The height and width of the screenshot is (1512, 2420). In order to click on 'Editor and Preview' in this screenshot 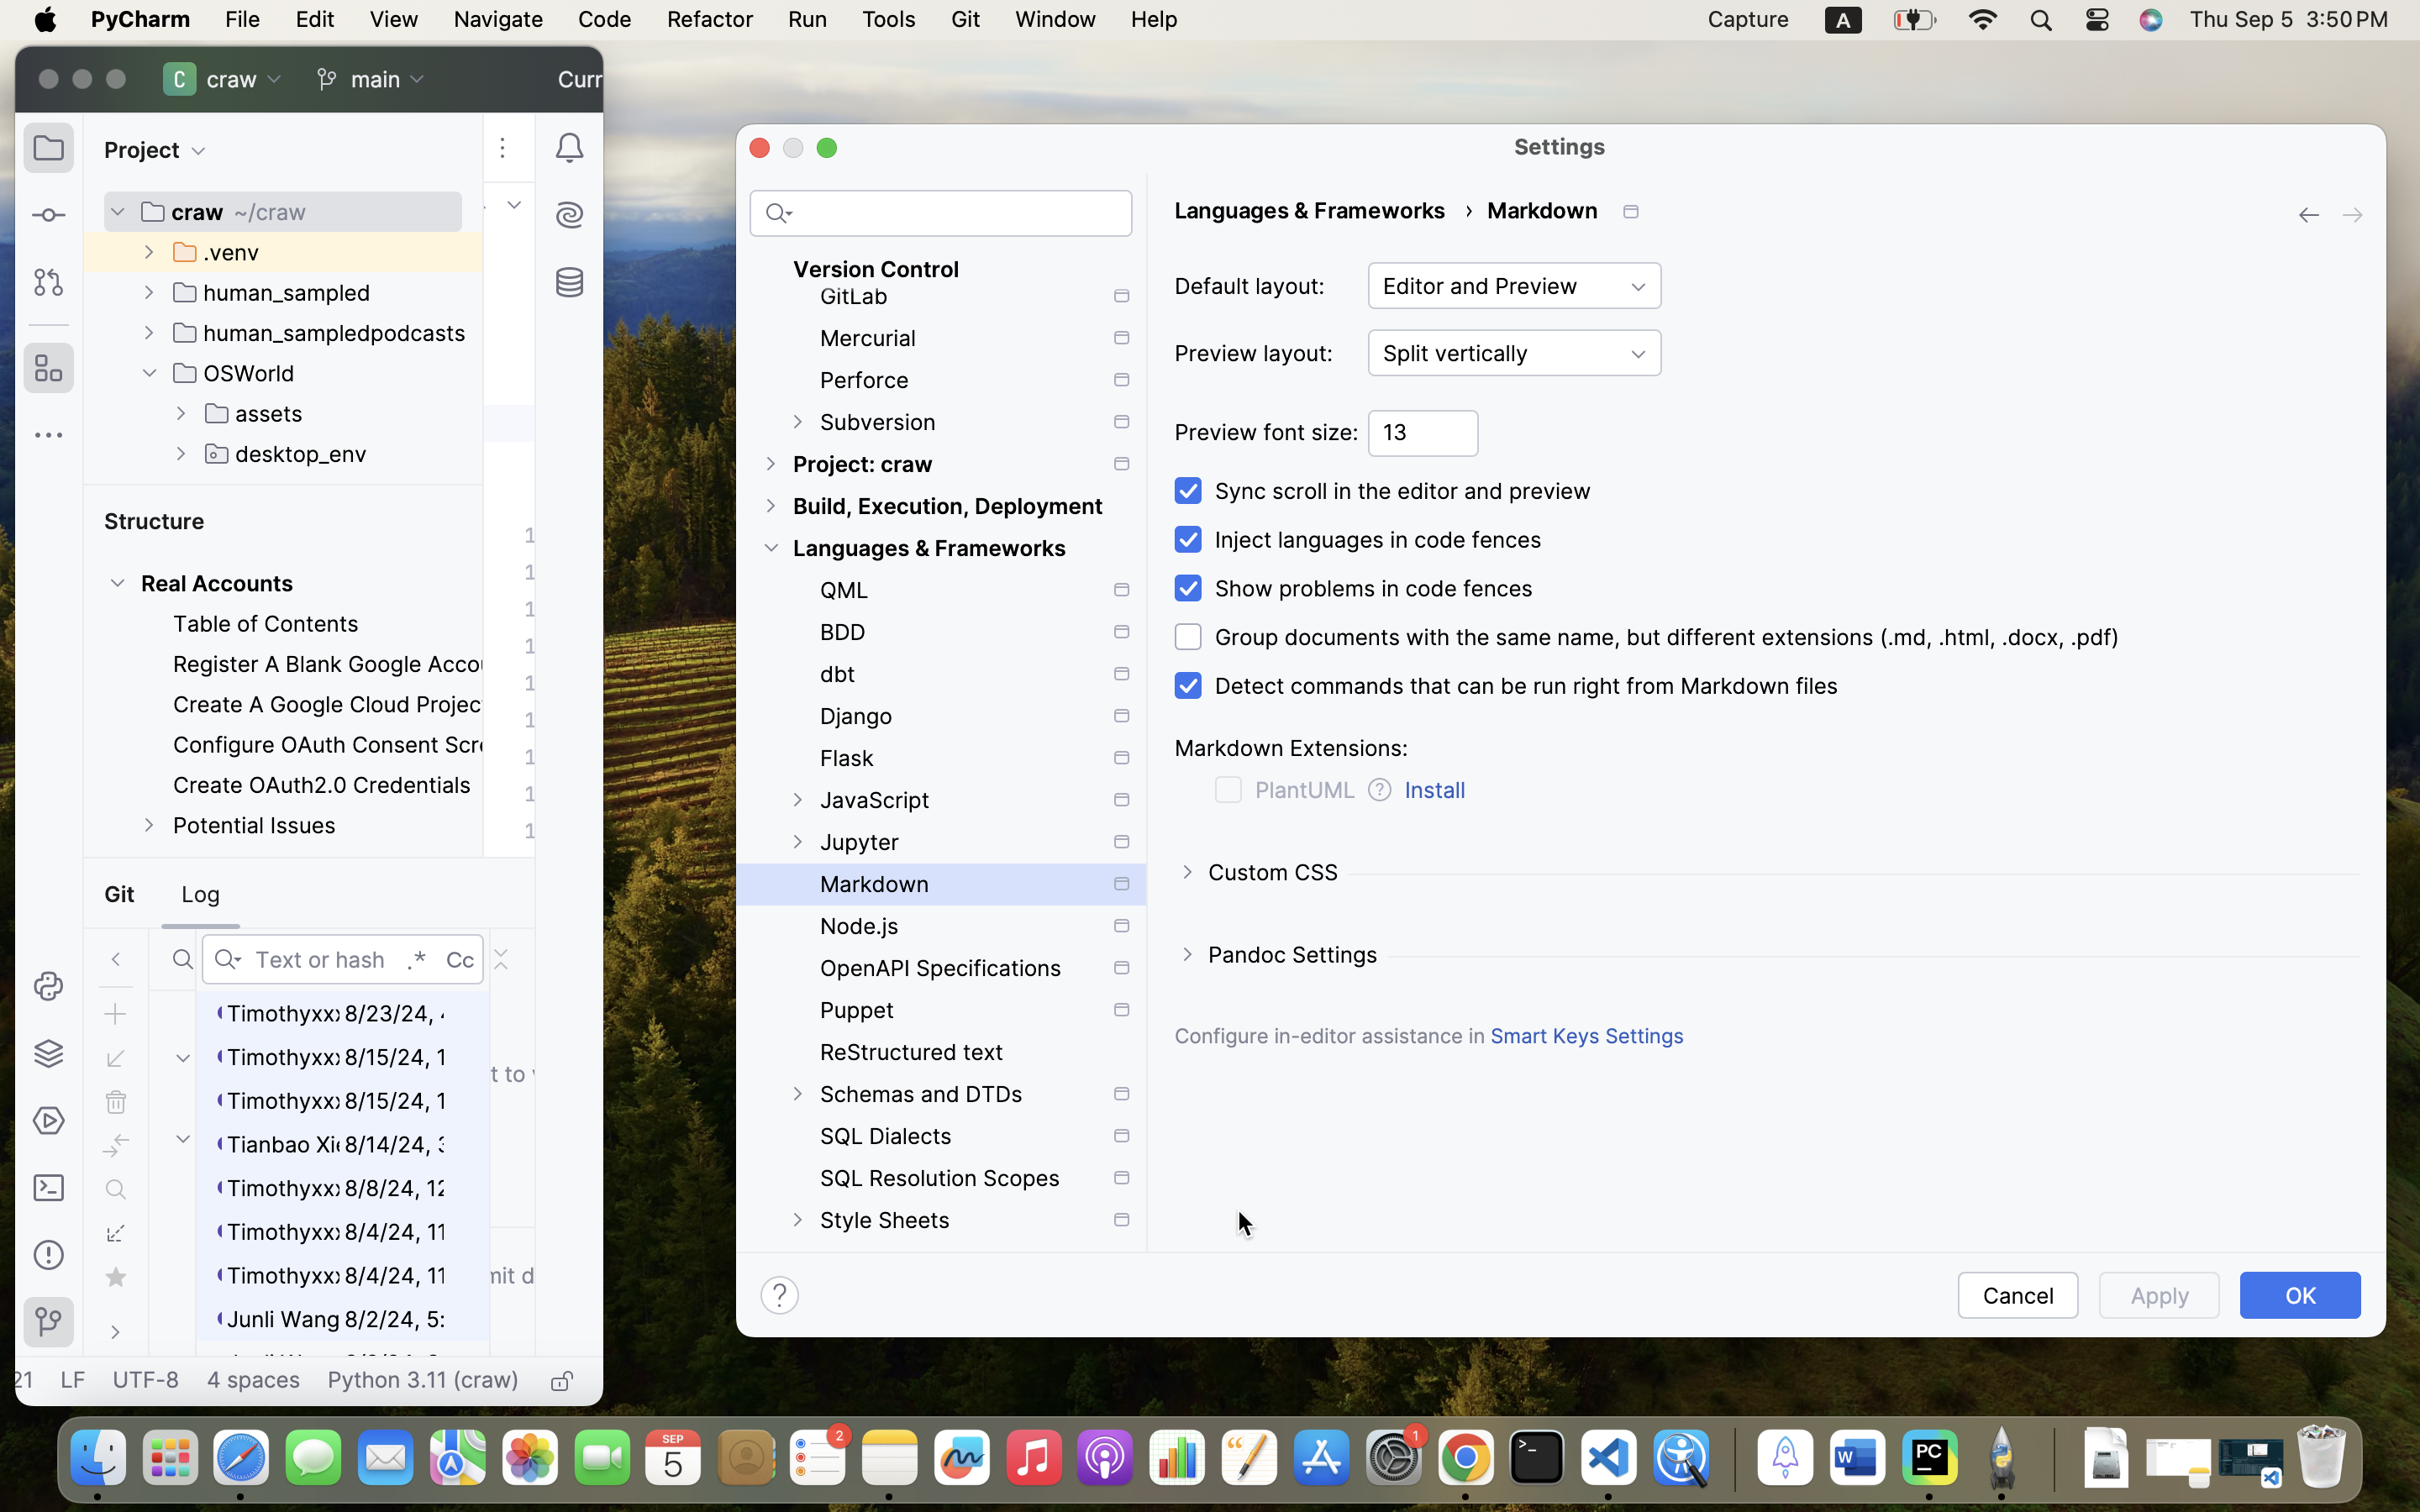, I will do `click(1513, 285)`.